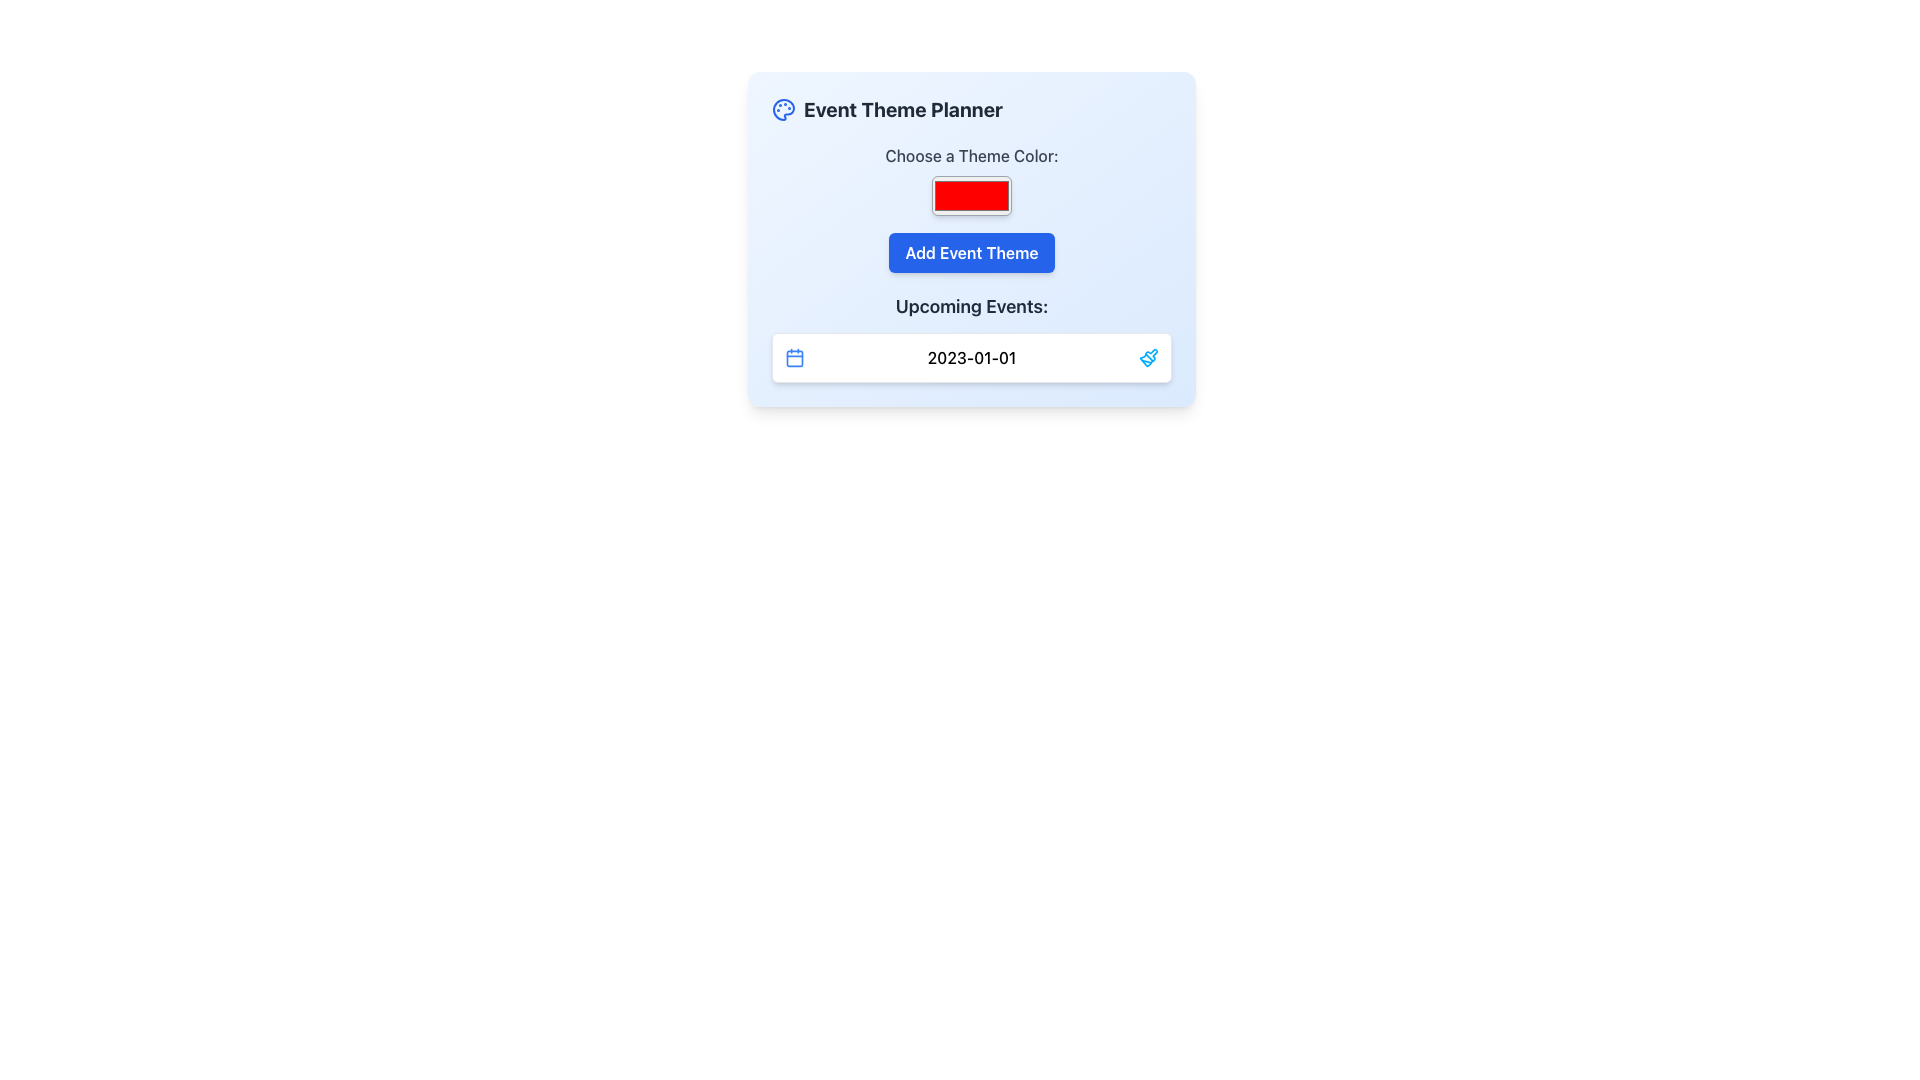 The width and height of the screenshot is (1920, 1080). I want to click on the button located below the 'Choose a Theme Color' input element, so click(971, 252).